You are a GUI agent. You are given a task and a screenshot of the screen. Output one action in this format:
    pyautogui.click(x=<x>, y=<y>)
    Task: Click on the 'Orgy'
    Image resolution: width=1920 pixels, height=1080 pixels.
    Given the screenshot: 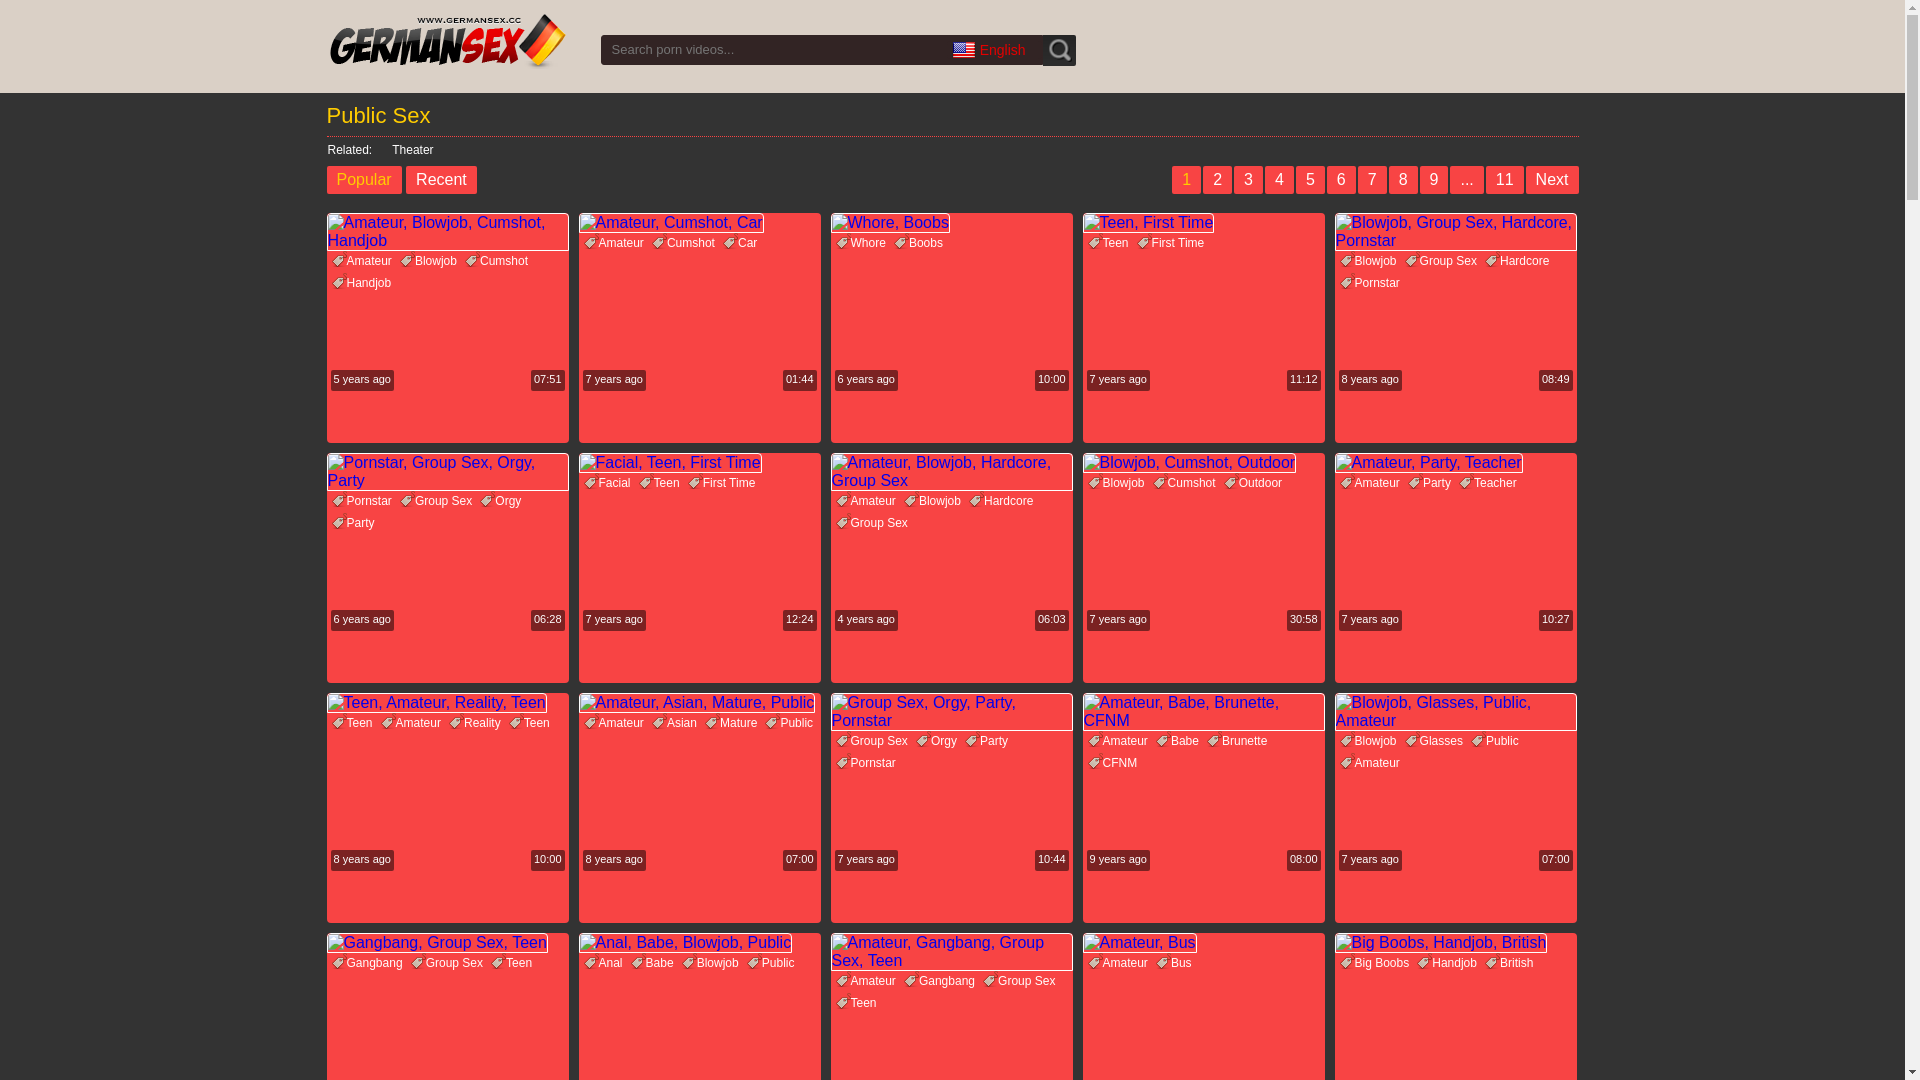 What is the action you would take?
    pyautogui.click(x=480, y=500)
    